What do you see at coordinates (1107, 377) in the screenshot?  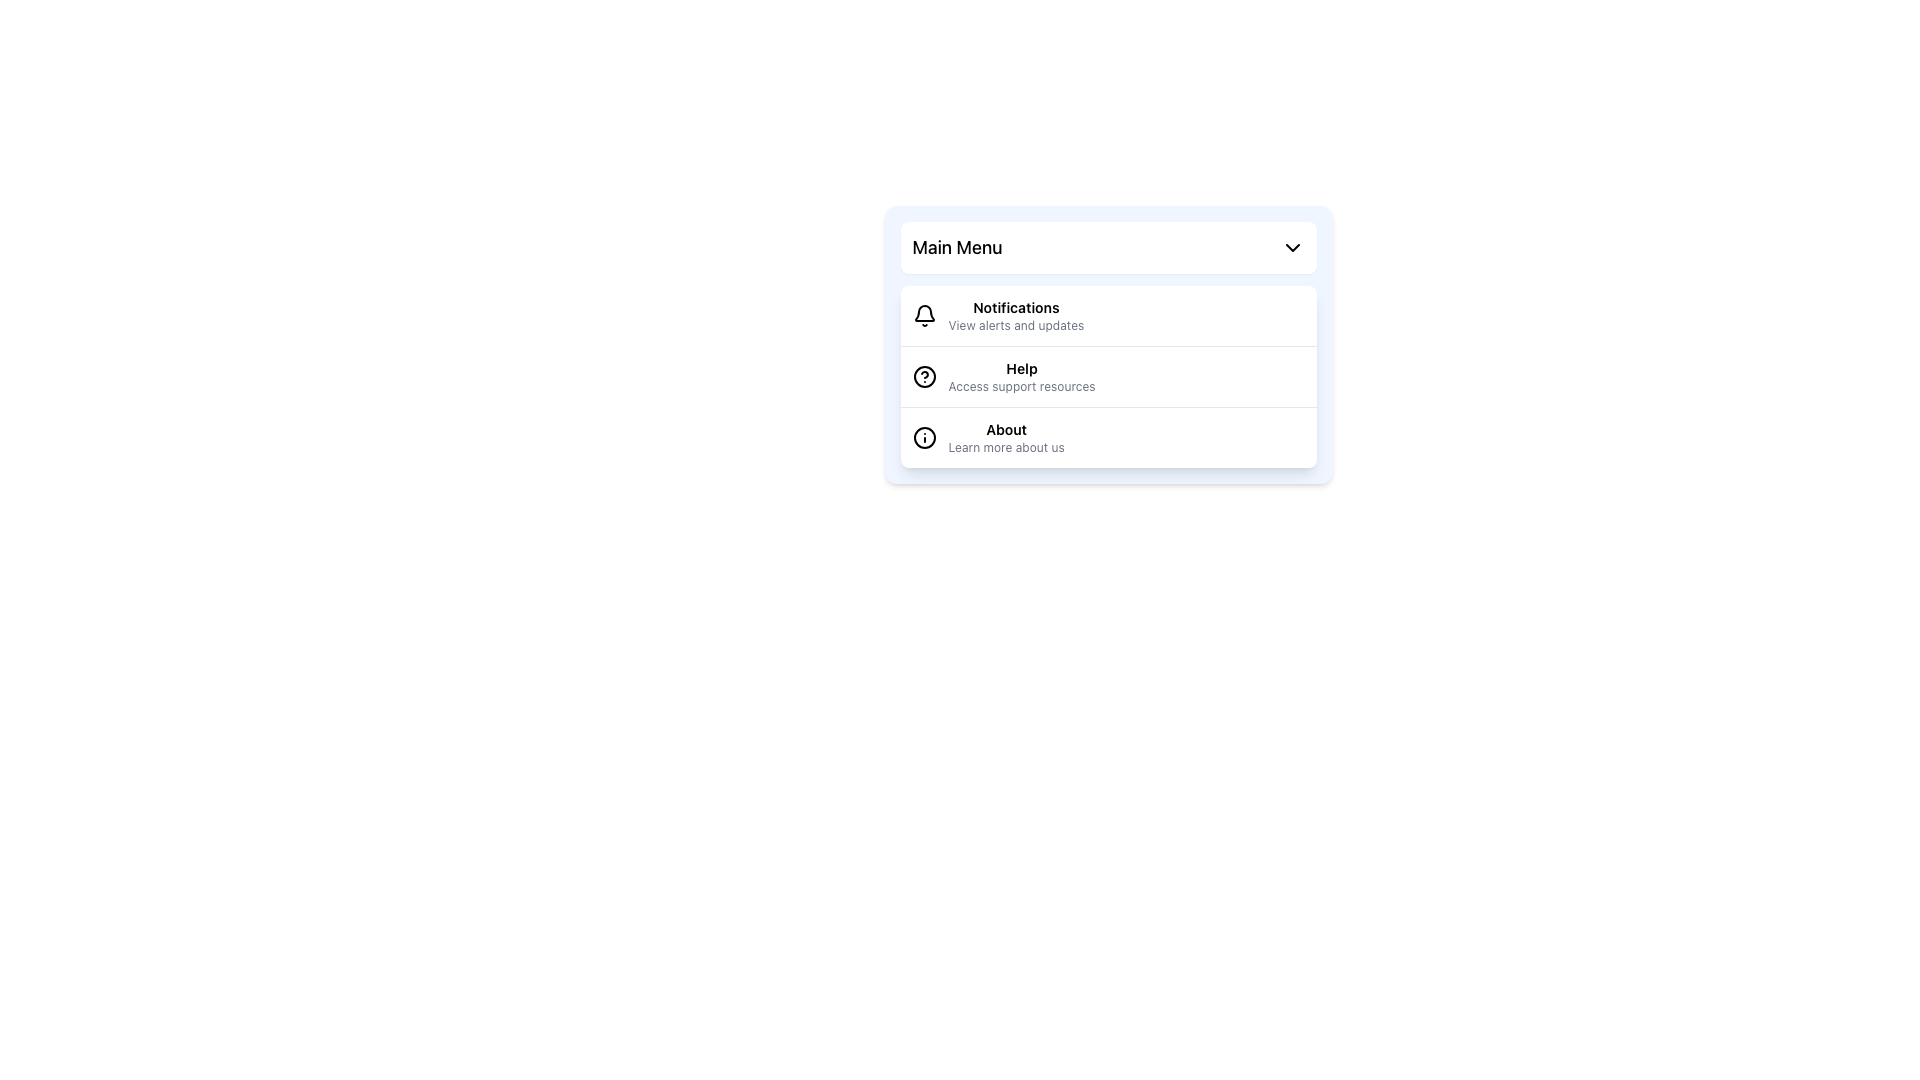 I see `the second item in the interactive list, which serves as a navigational link for support resources` at bounding box center [1107, 377].